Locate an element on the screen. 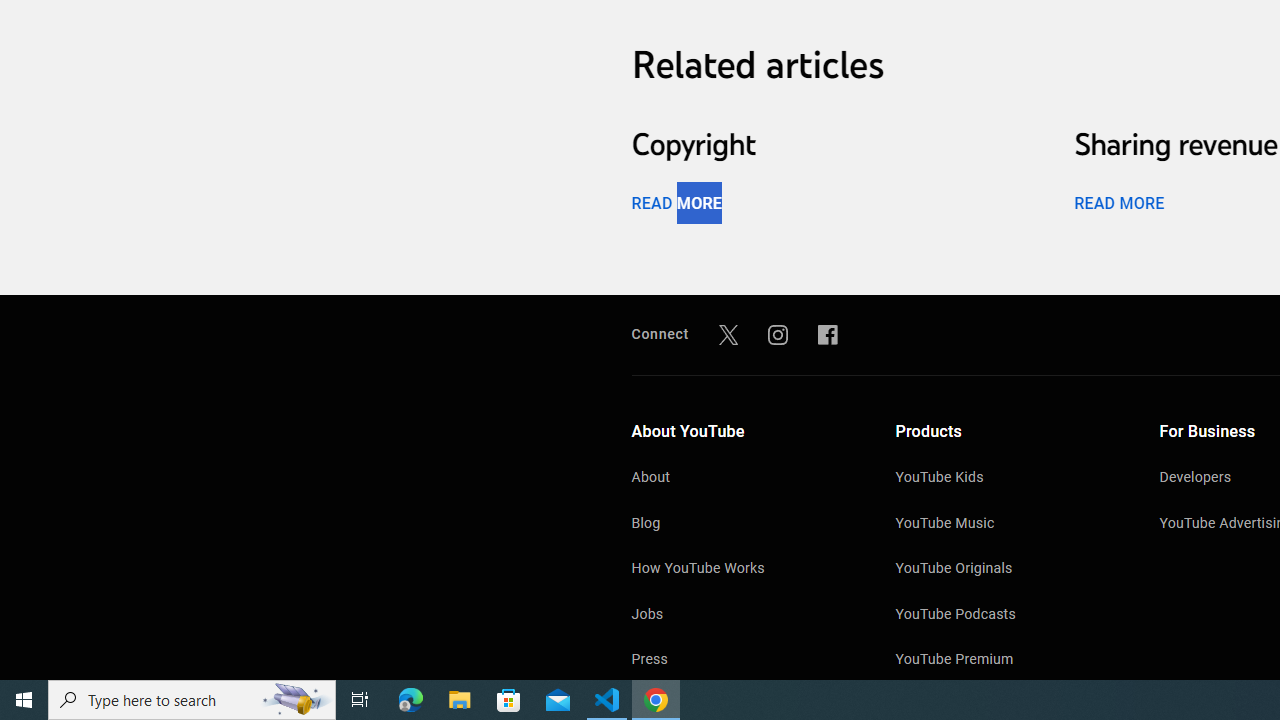  'How YouTube Works' is located at coordinates (742, 570).